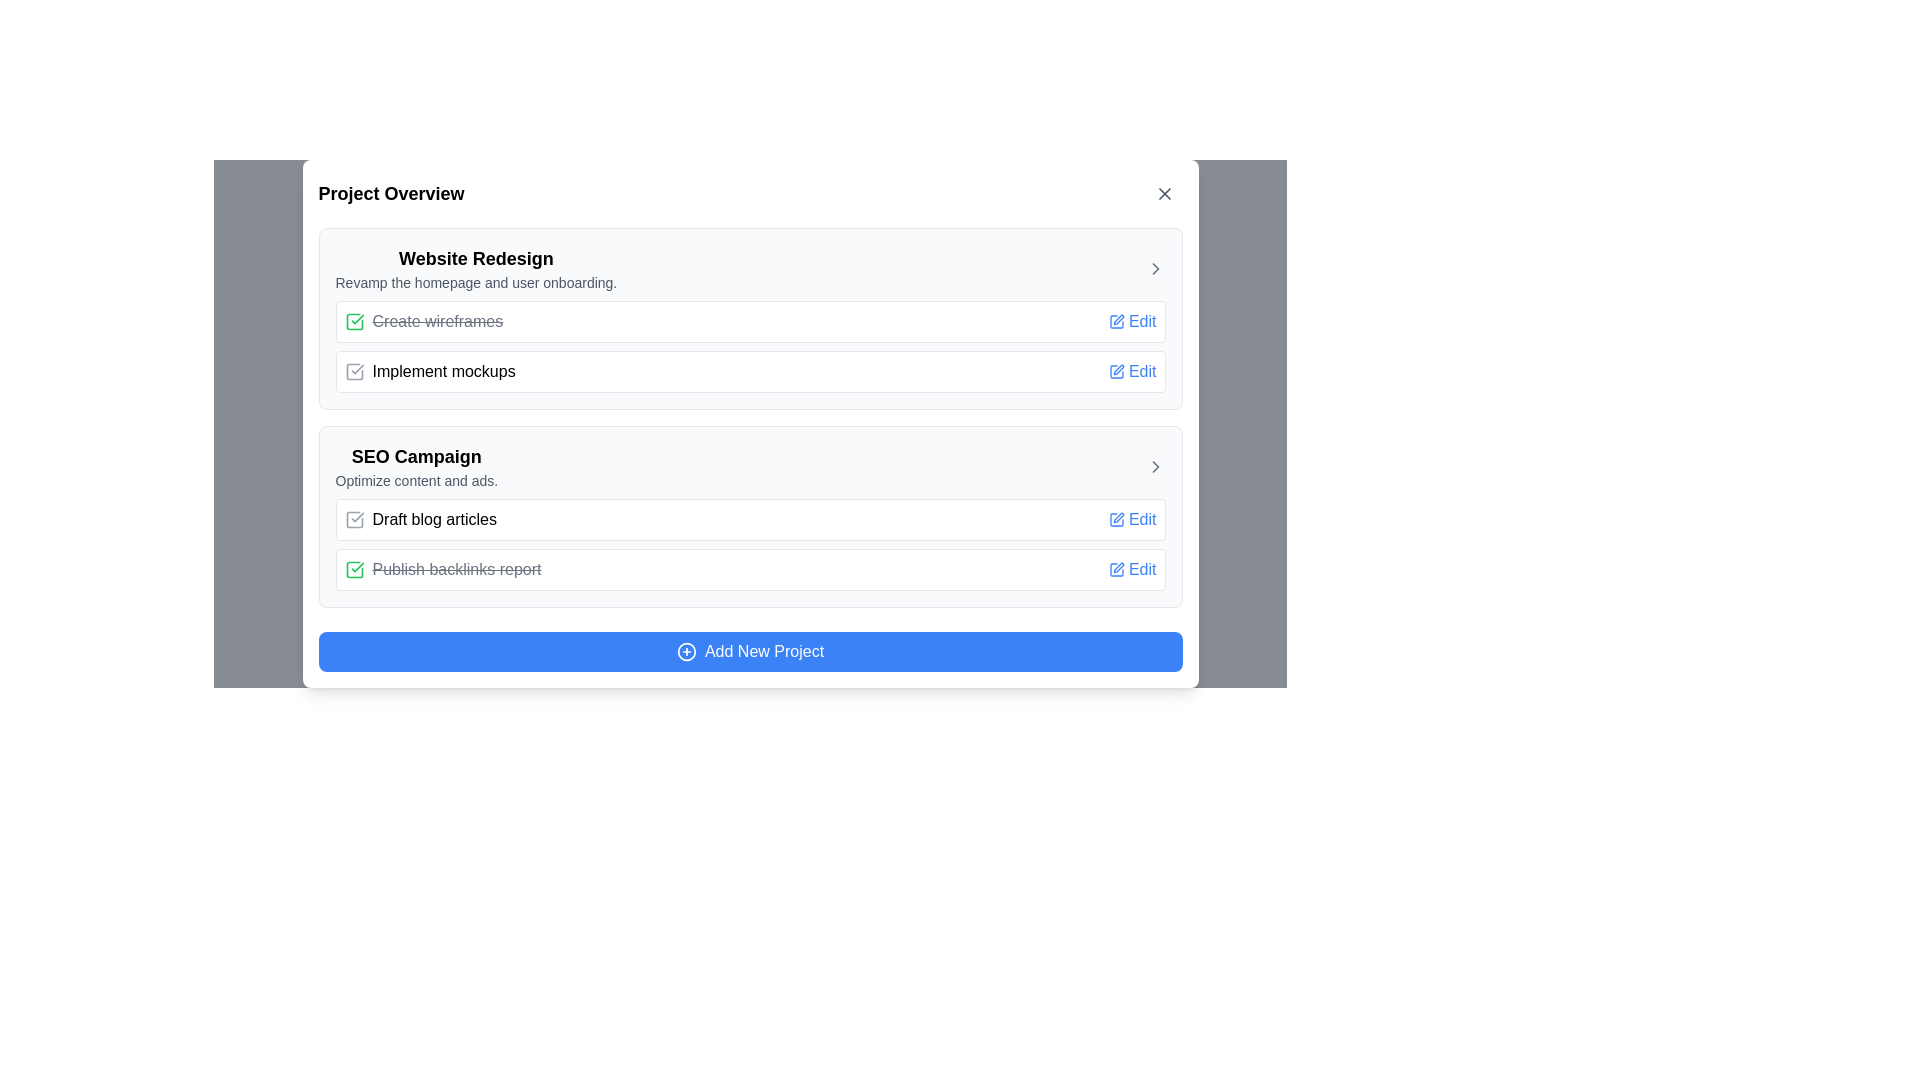  I want to click on the rounded plus icon located at the center of the 'Add New Project' button at the bottom of the interface, so click(686, 651).